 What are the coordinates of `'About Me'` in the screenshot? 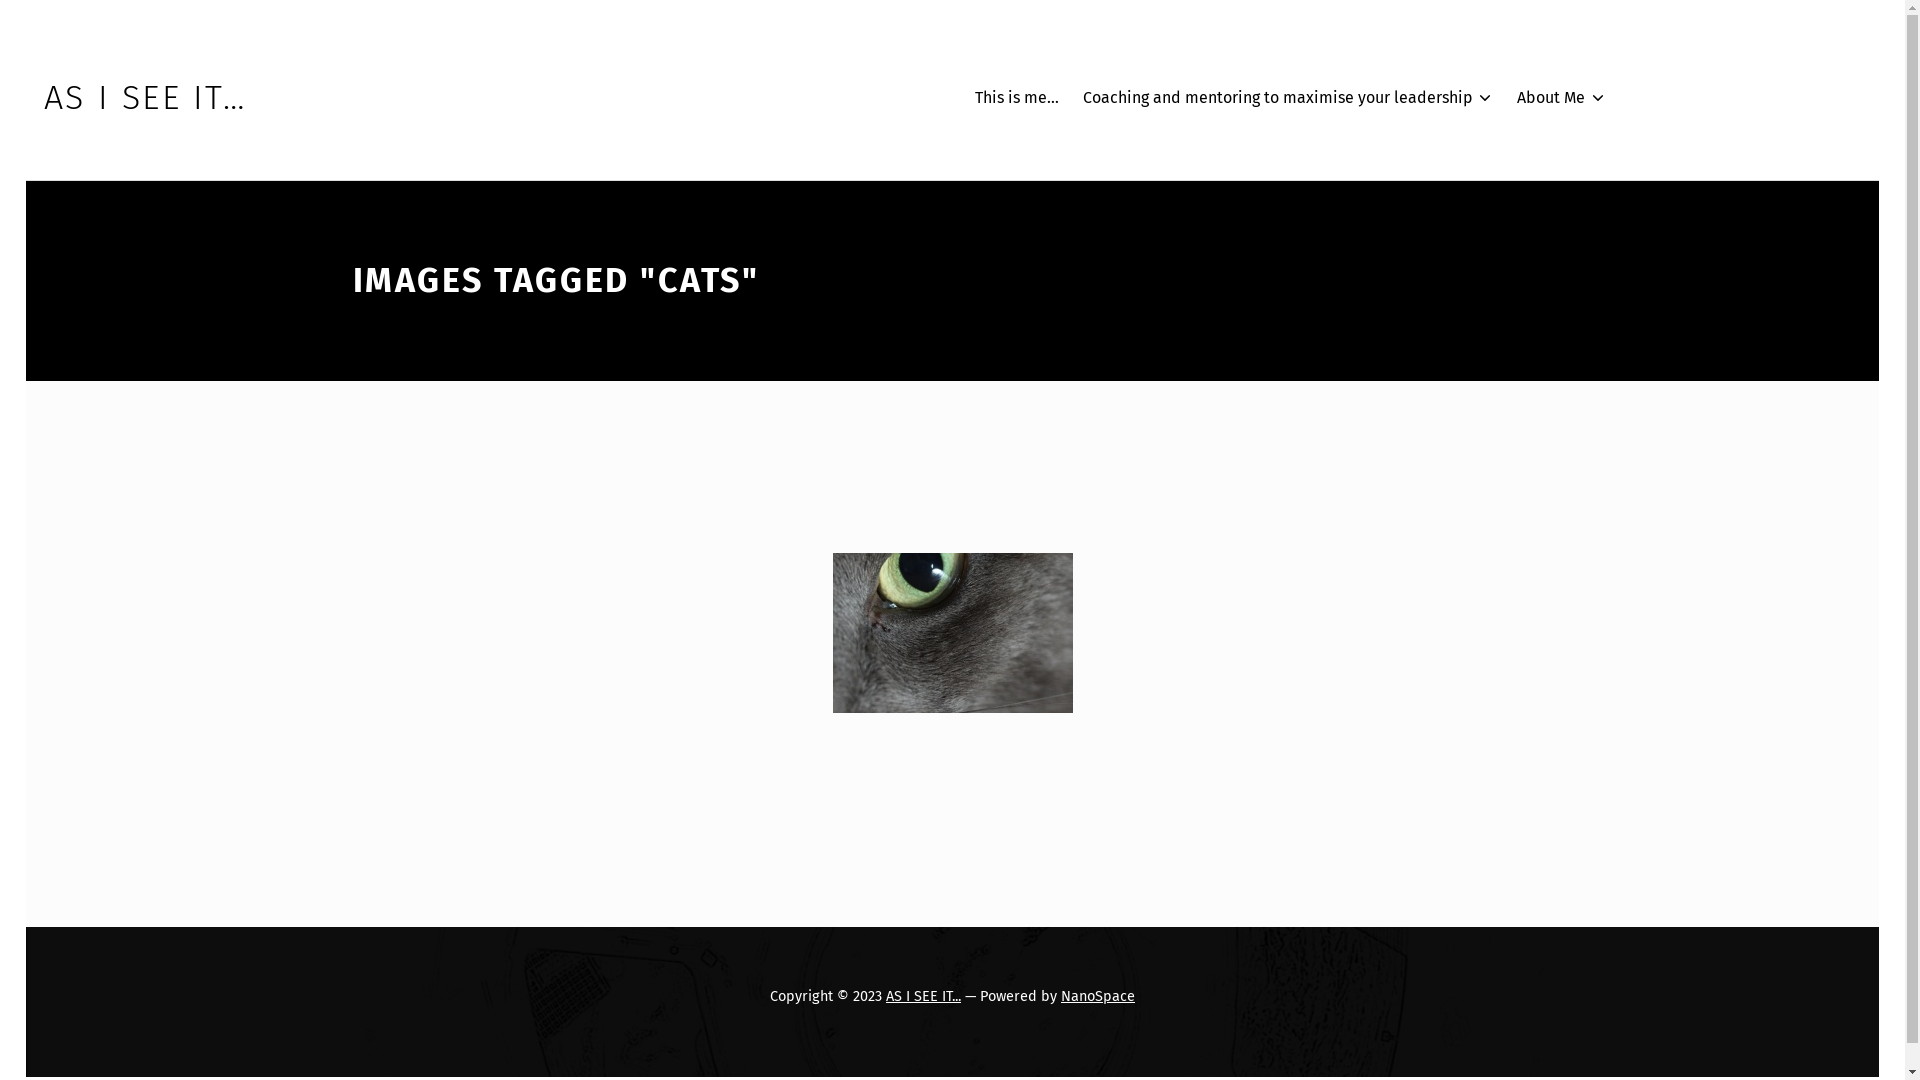 It's located at (1560, 97).